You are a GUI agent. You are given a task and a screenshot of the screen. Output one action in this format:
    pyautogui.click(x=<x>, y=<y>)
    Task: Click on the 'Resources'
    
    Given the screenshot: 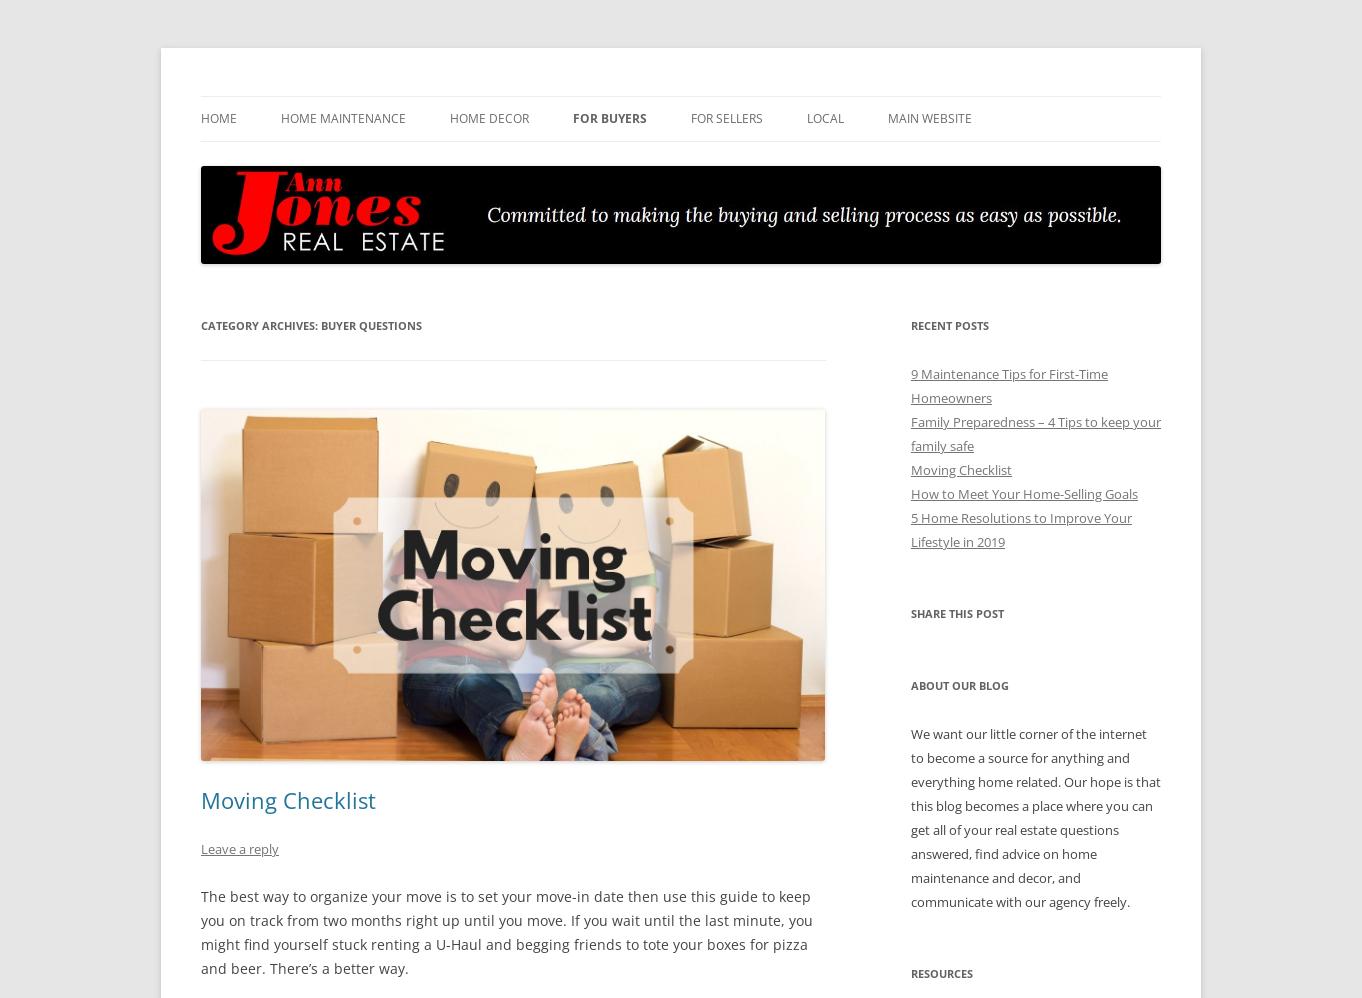 What is the action you would take?
    pyautogui.click(x=940, y=972)
    